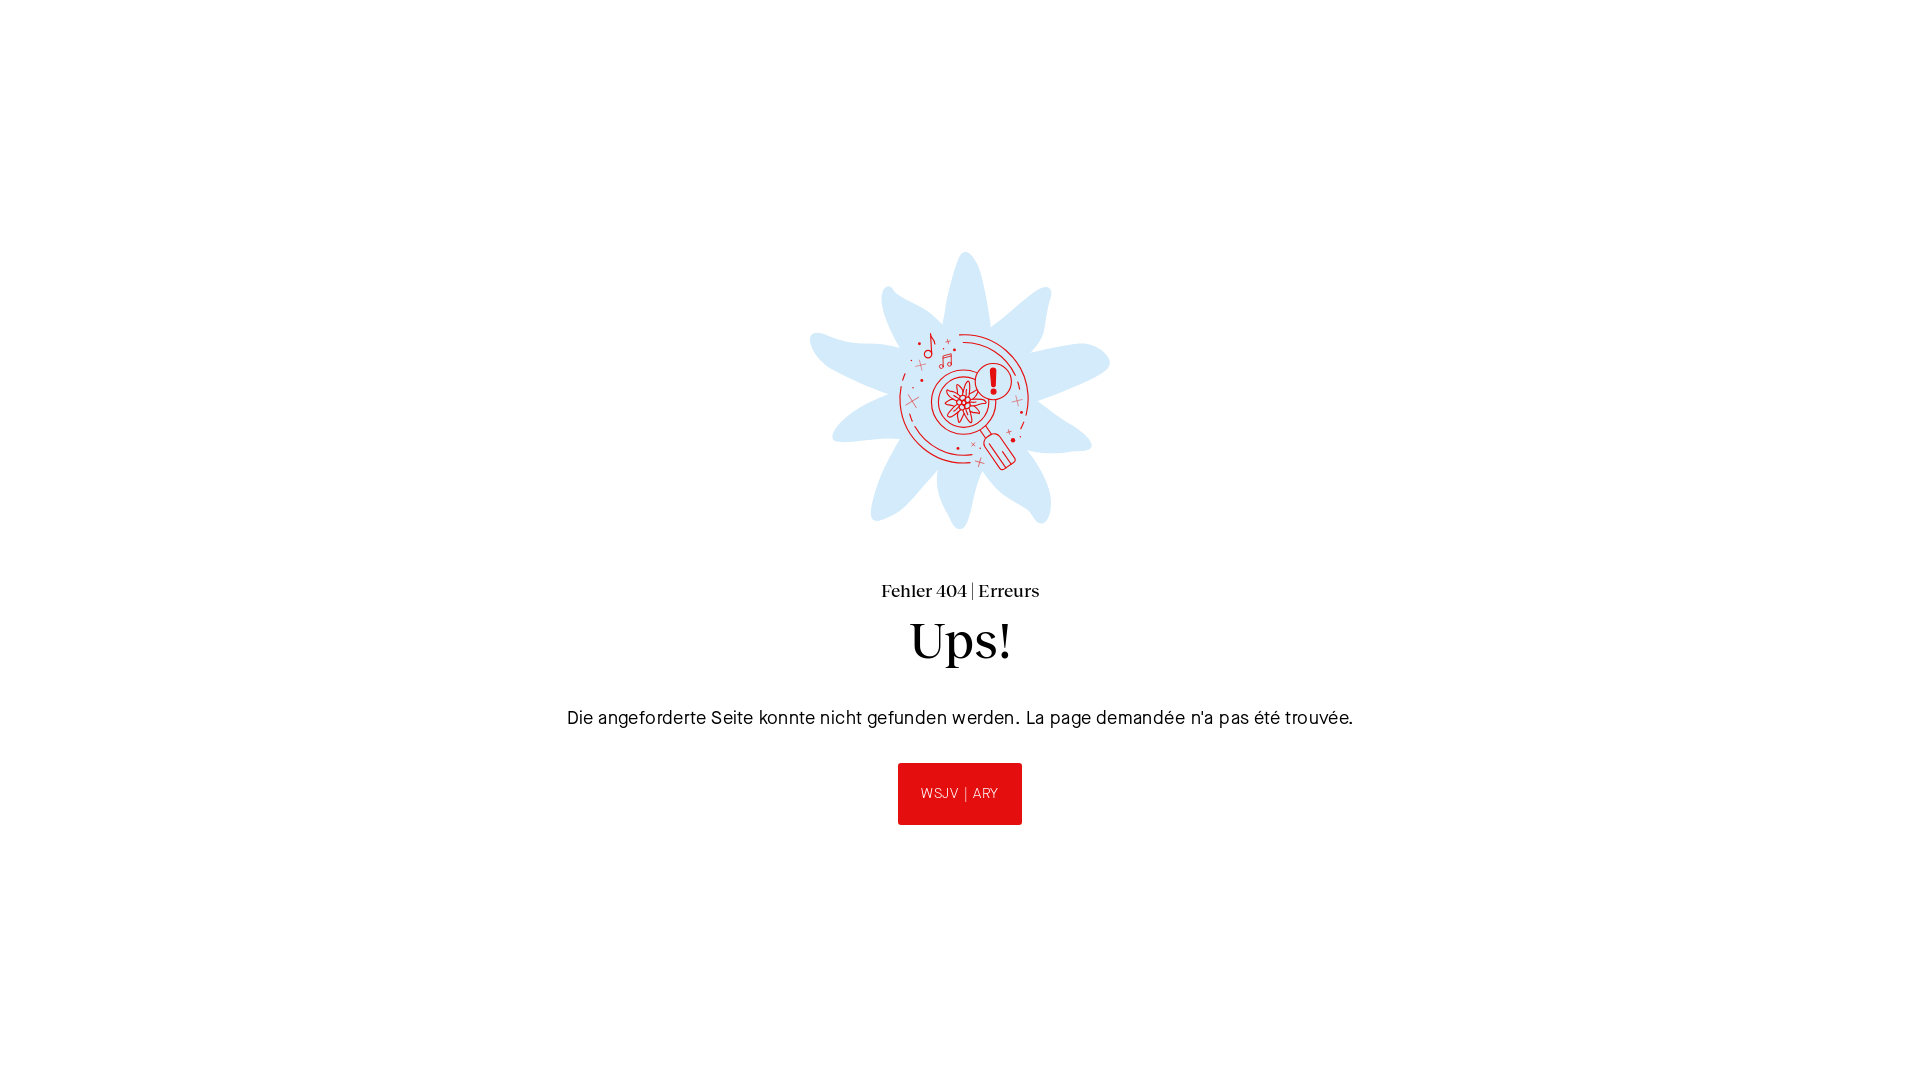 The image size is (1920, 1080). I want to click on 'WSJV | ARY', so click(958, 793).